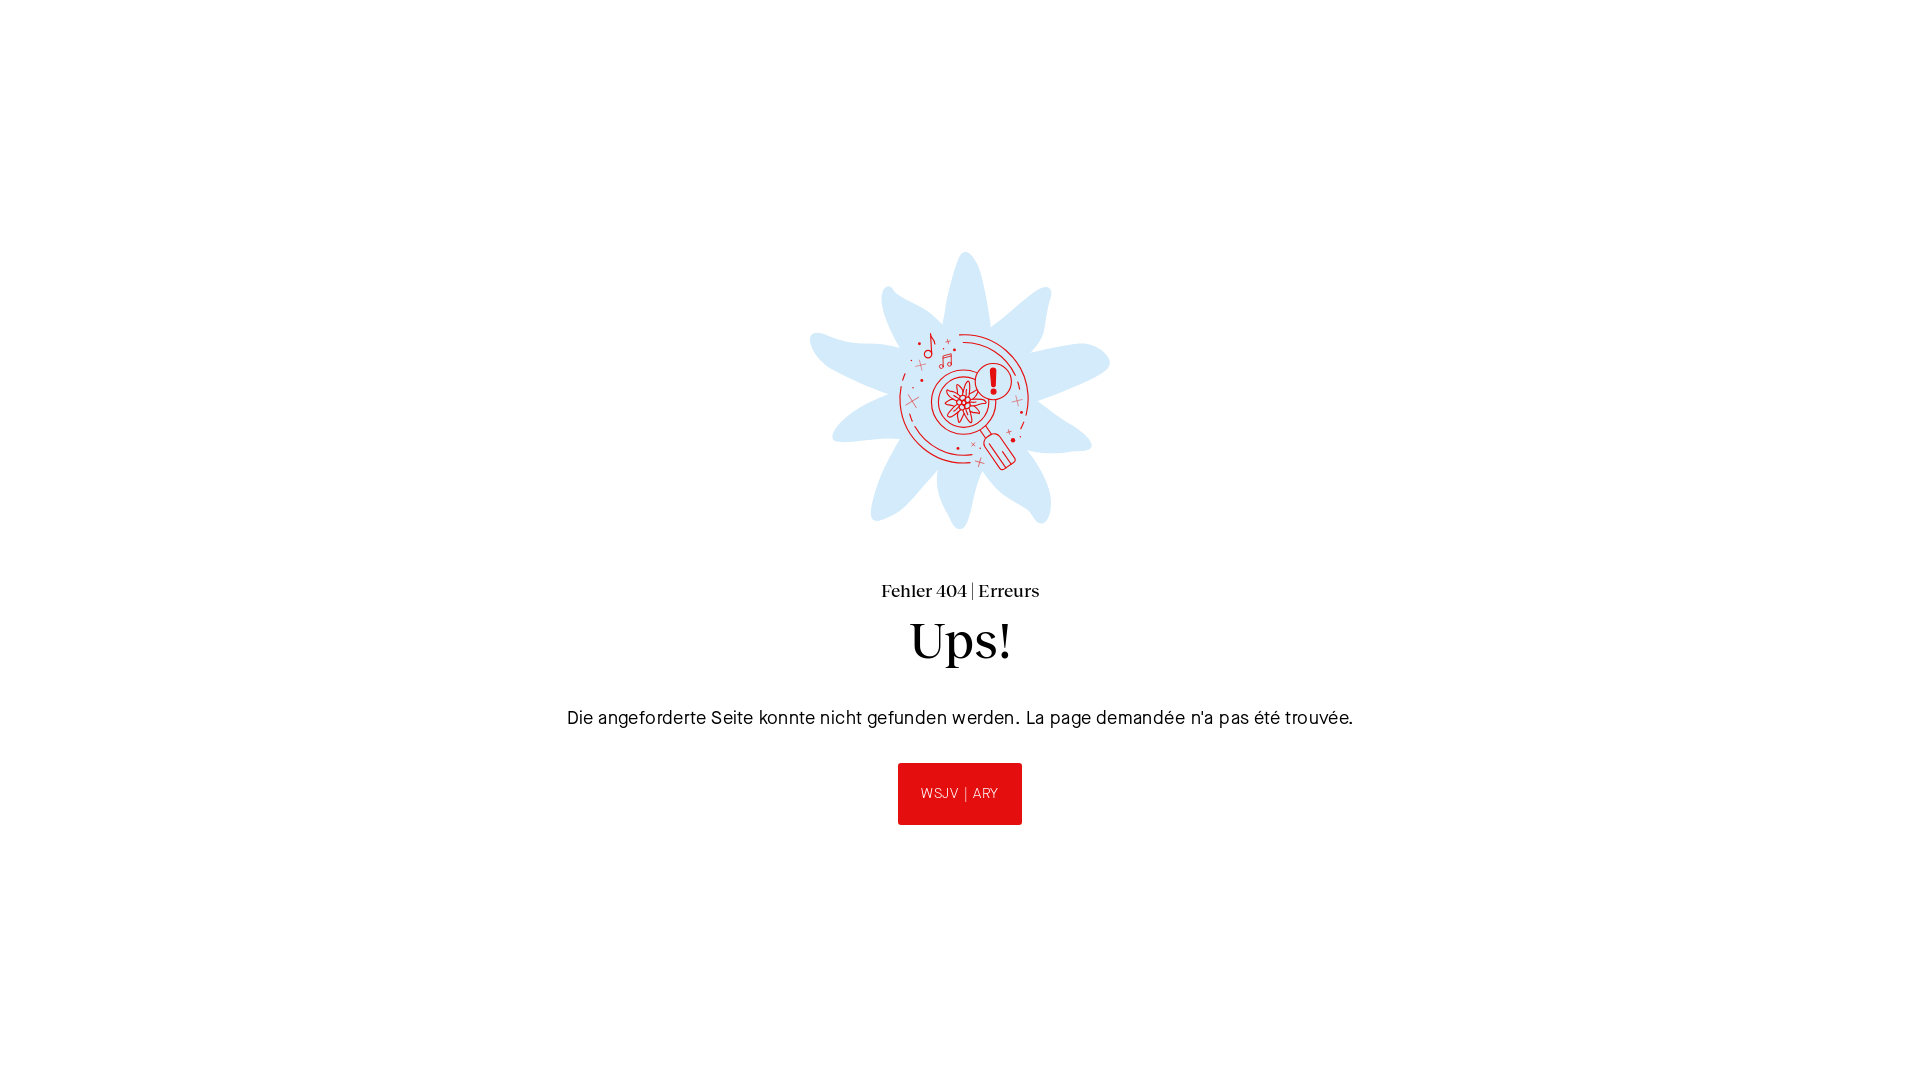 The image size is (1920, 1080). I want to click on 'WSJV | ARY', so click(958, 793).